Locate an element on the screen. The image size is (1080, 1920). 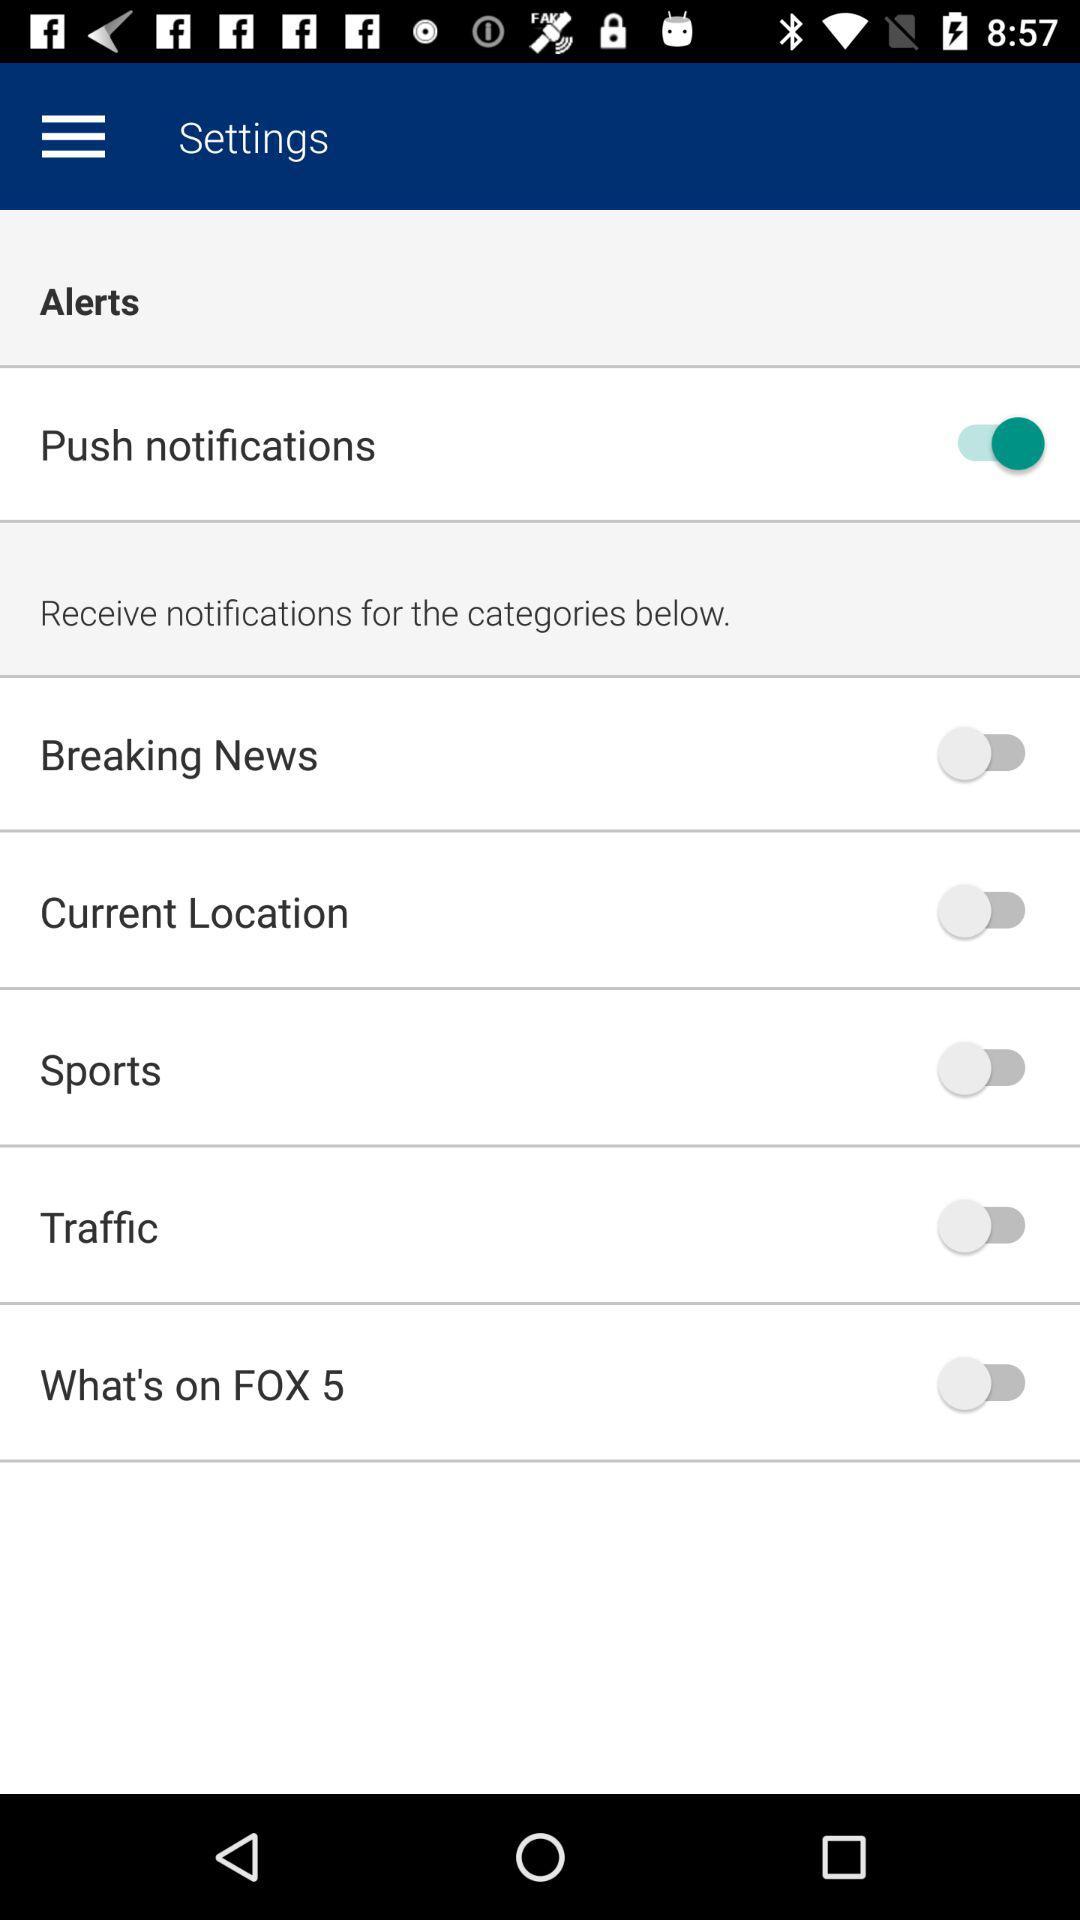
off on is located at coordinates (991, 442).